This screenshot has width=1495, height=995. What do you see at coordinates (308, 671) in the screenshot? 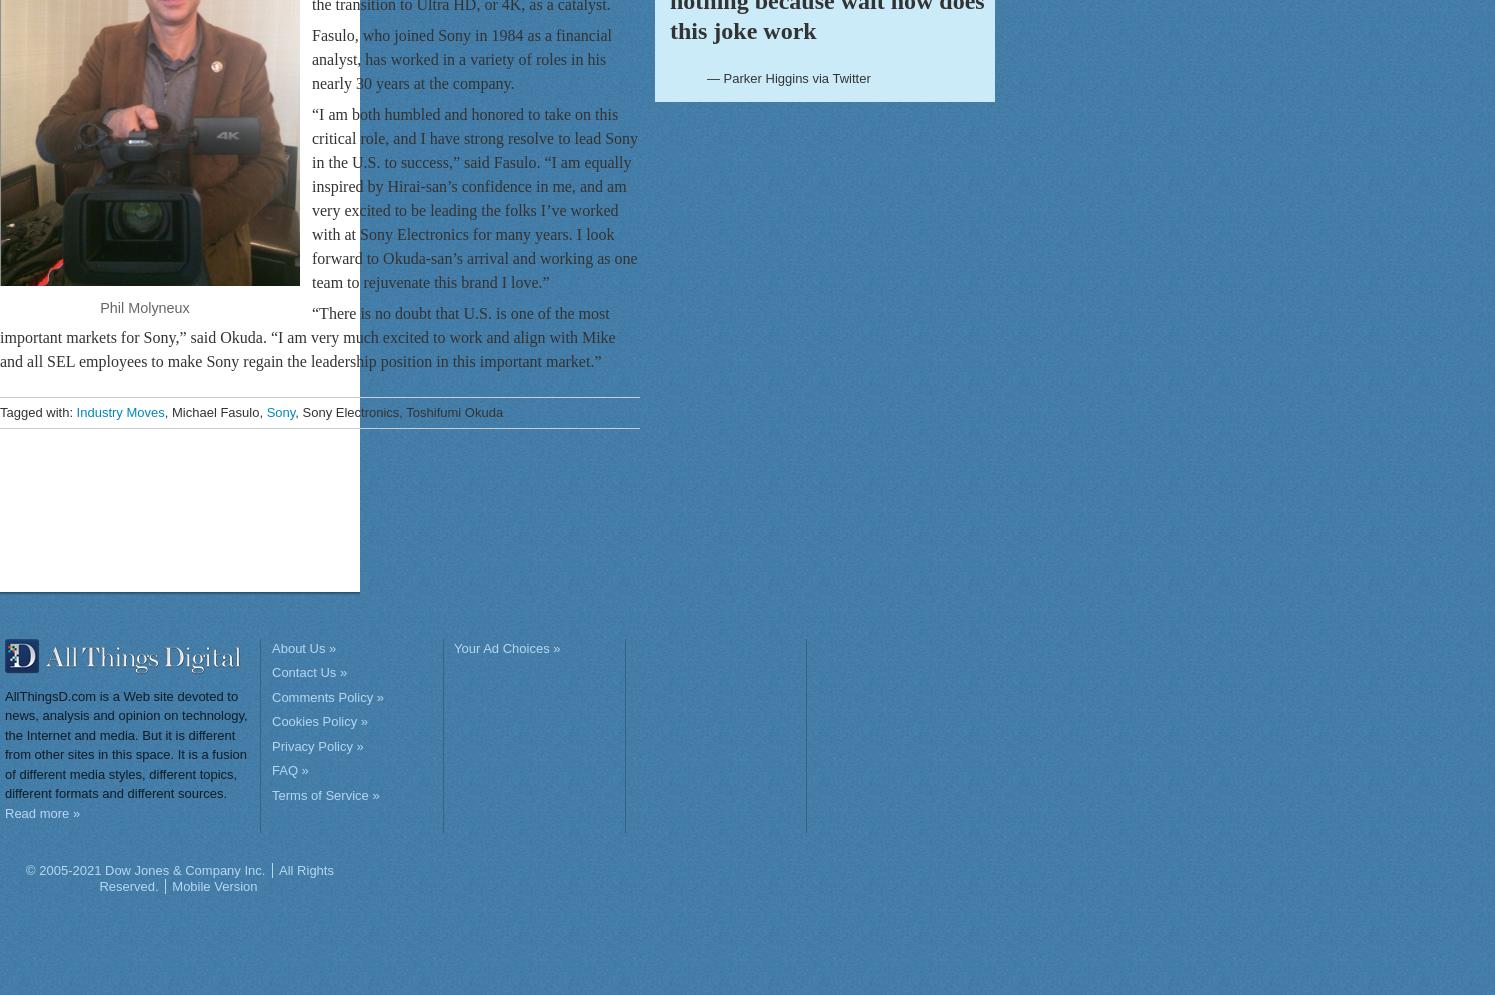
I see `'Contact Us »'` at bounding box center [308, 671].